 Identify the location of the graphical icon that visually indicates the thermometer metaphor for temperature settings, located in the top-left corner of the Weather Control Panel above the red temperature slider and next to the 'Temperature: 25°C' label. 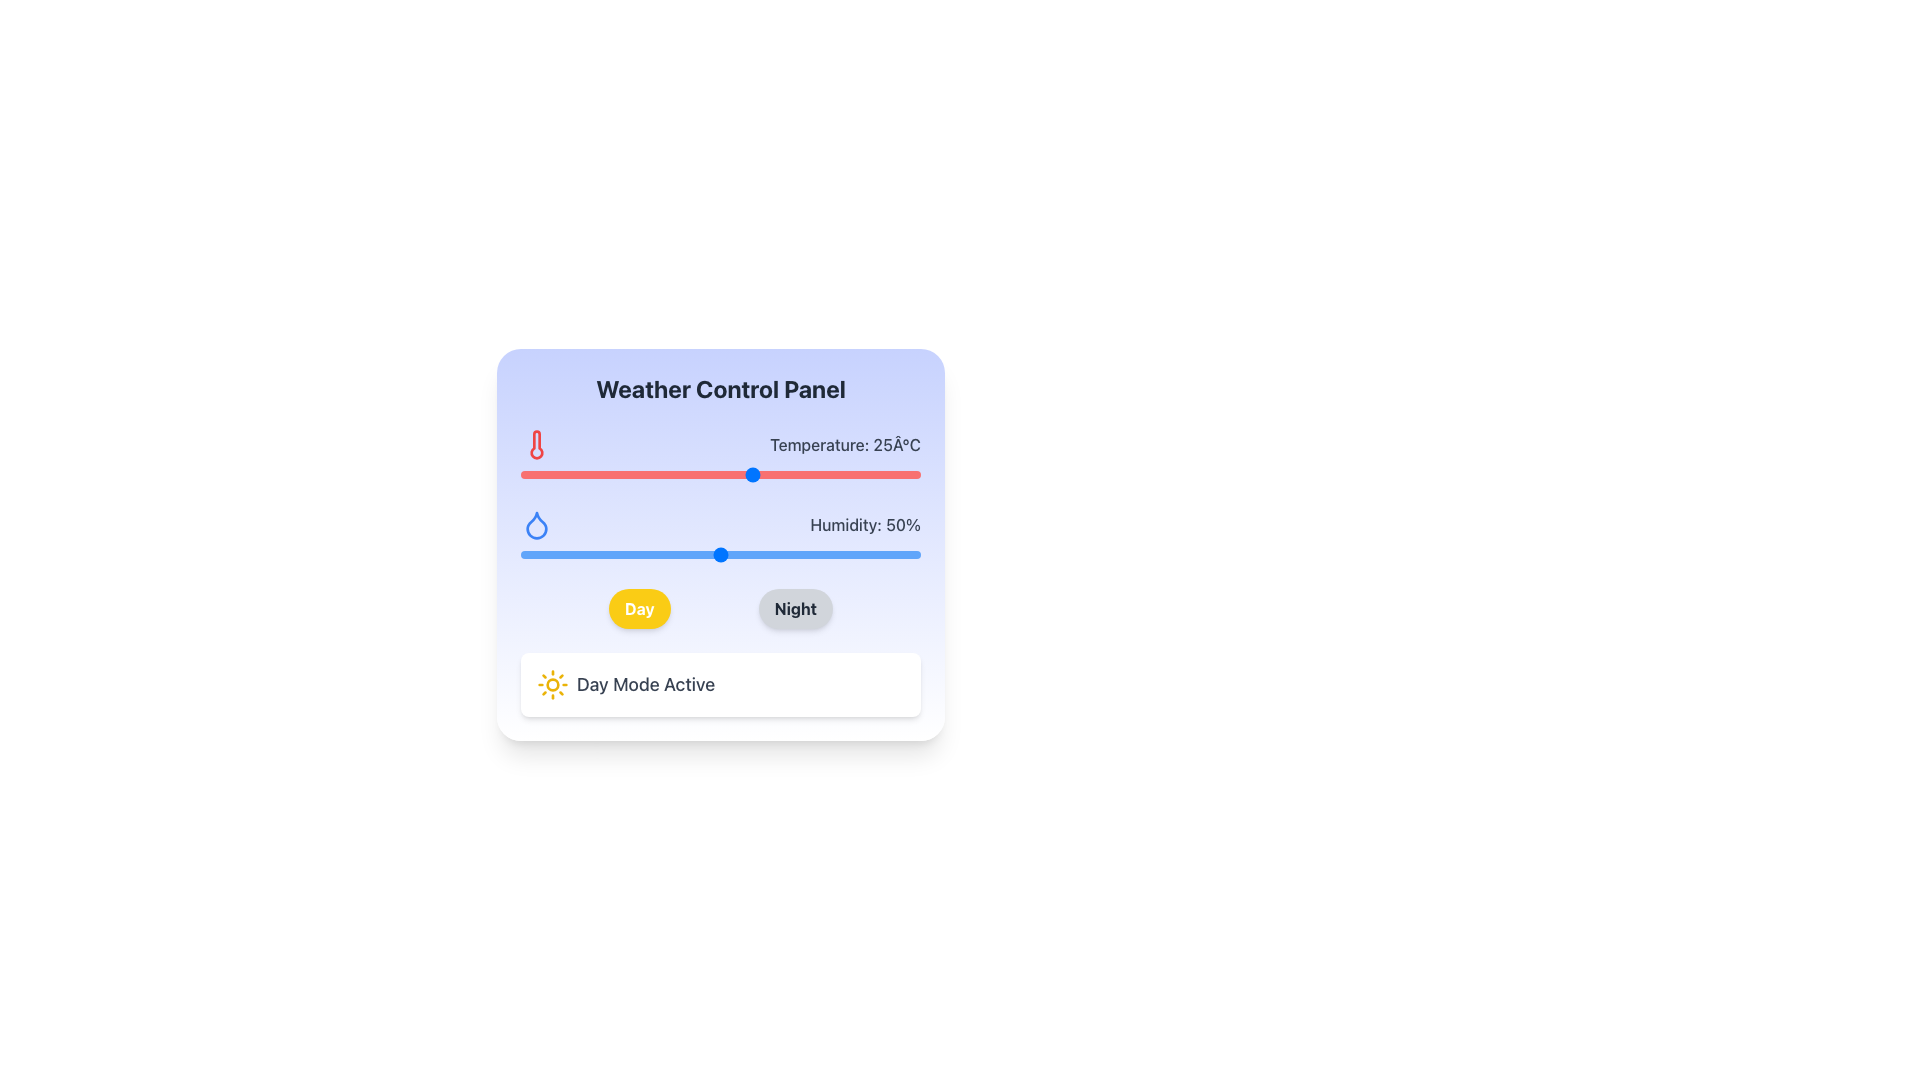
(537, 443).